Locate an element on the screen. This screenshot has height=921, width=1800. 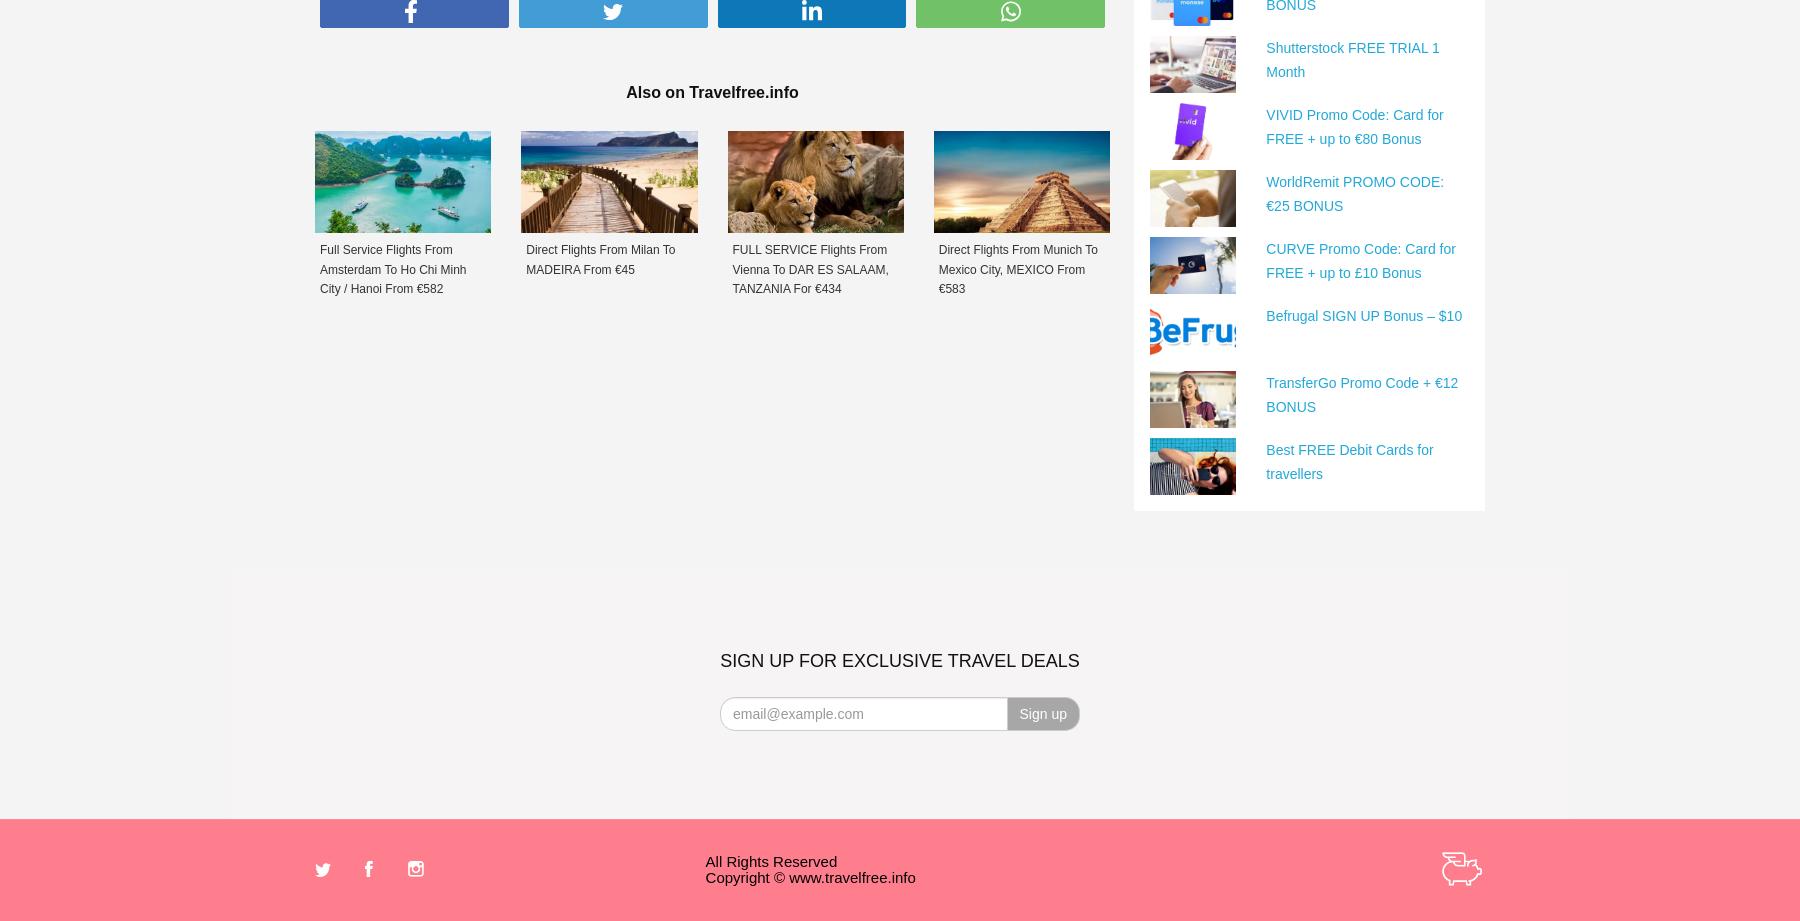
'CURVE Promo Code: Card for FREE + up to £10 Bonus' is located at coordinates (1359, 258).